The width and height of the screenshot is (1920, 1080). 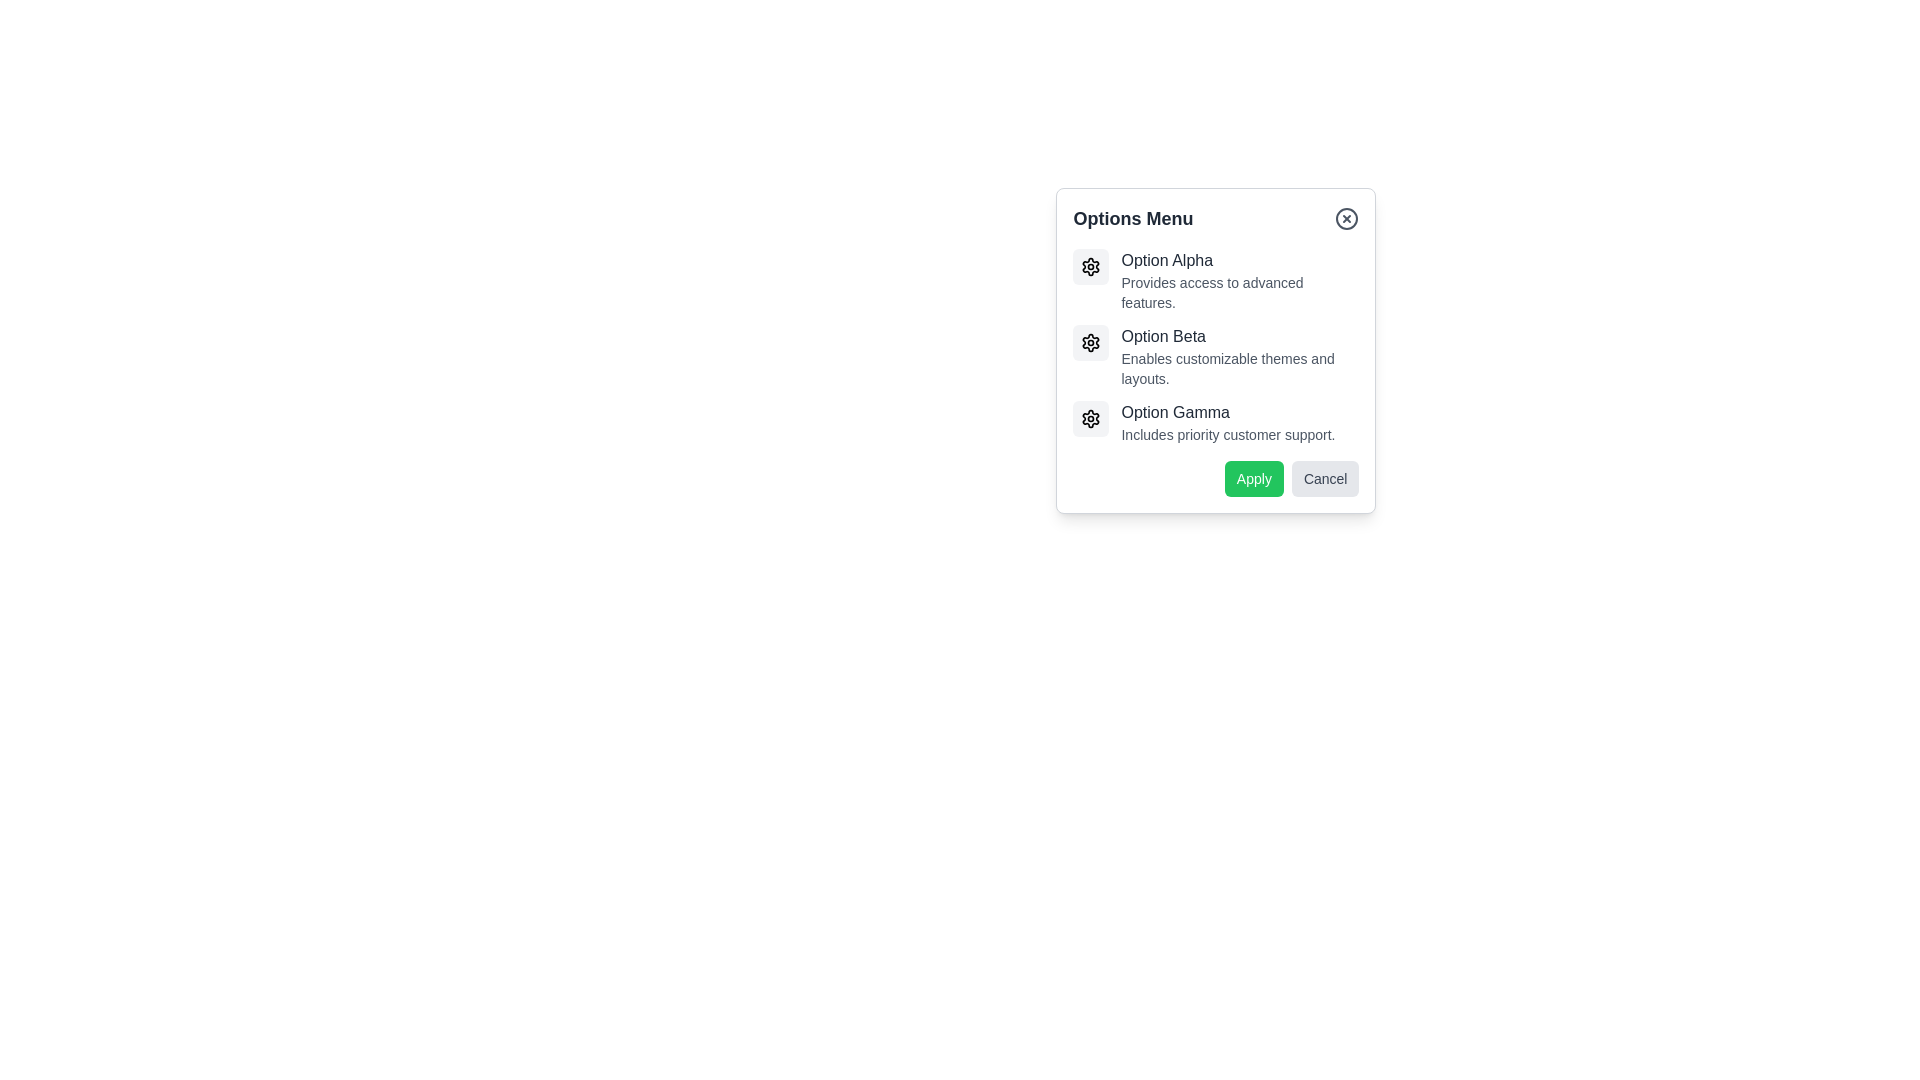 I want to click on the settings icon located in the left part of the 'Option Beta' row within the 'Options Menu' panel to identify the corresponding setting it represents, so click(x=1090, y=342).